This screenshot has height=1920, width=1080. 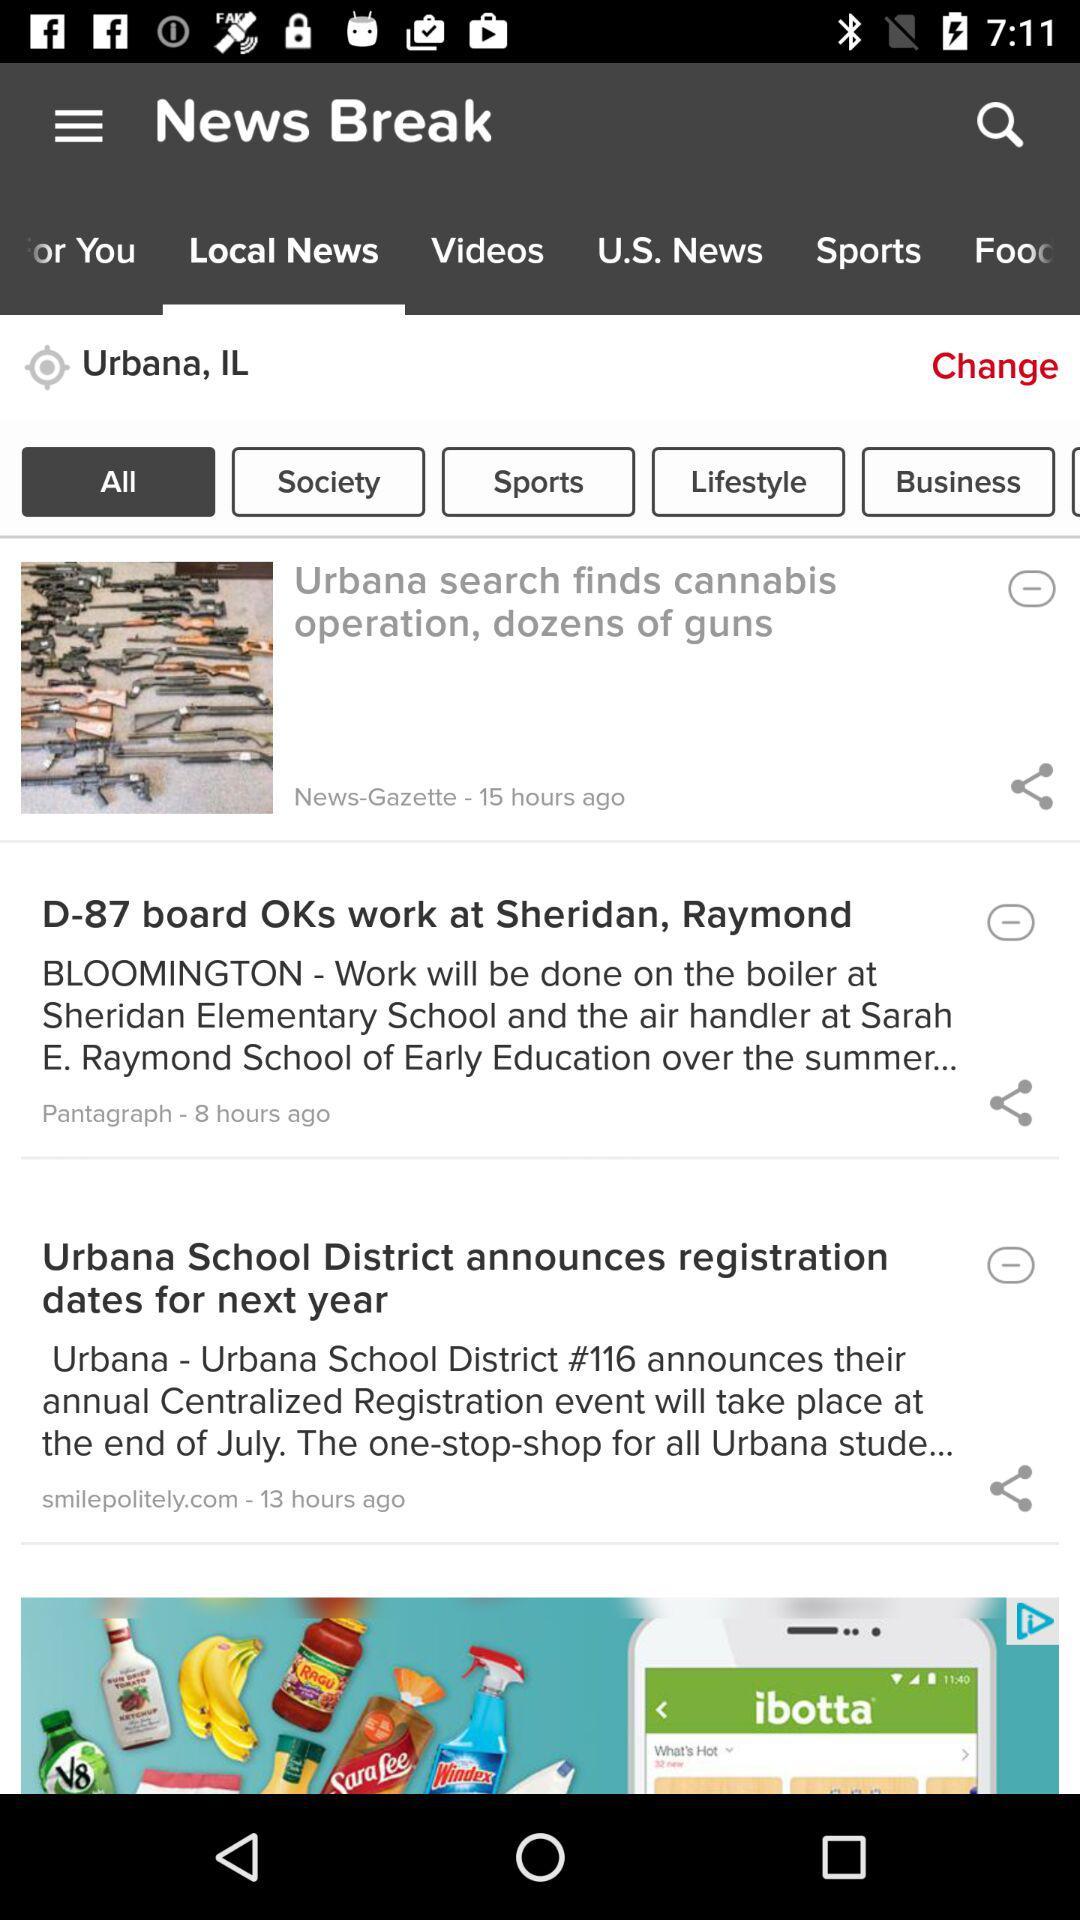 What do you see at coordinates (867, 251) in the screenshot?
I see `the button beside food` at bounding box center [867, 251].